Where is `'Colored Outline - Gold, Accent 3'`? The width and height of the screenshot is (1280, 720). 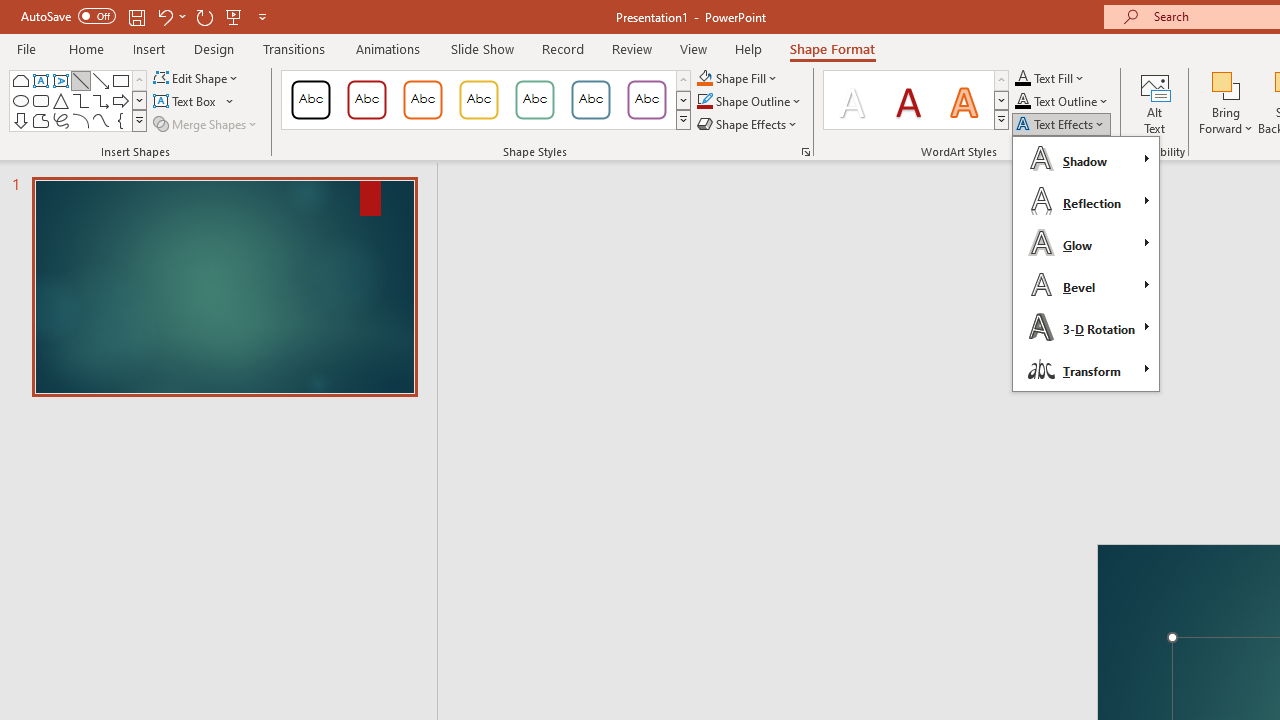
'Colored Outline - Gold, Accent 3' is located at coordinates (477, 100).